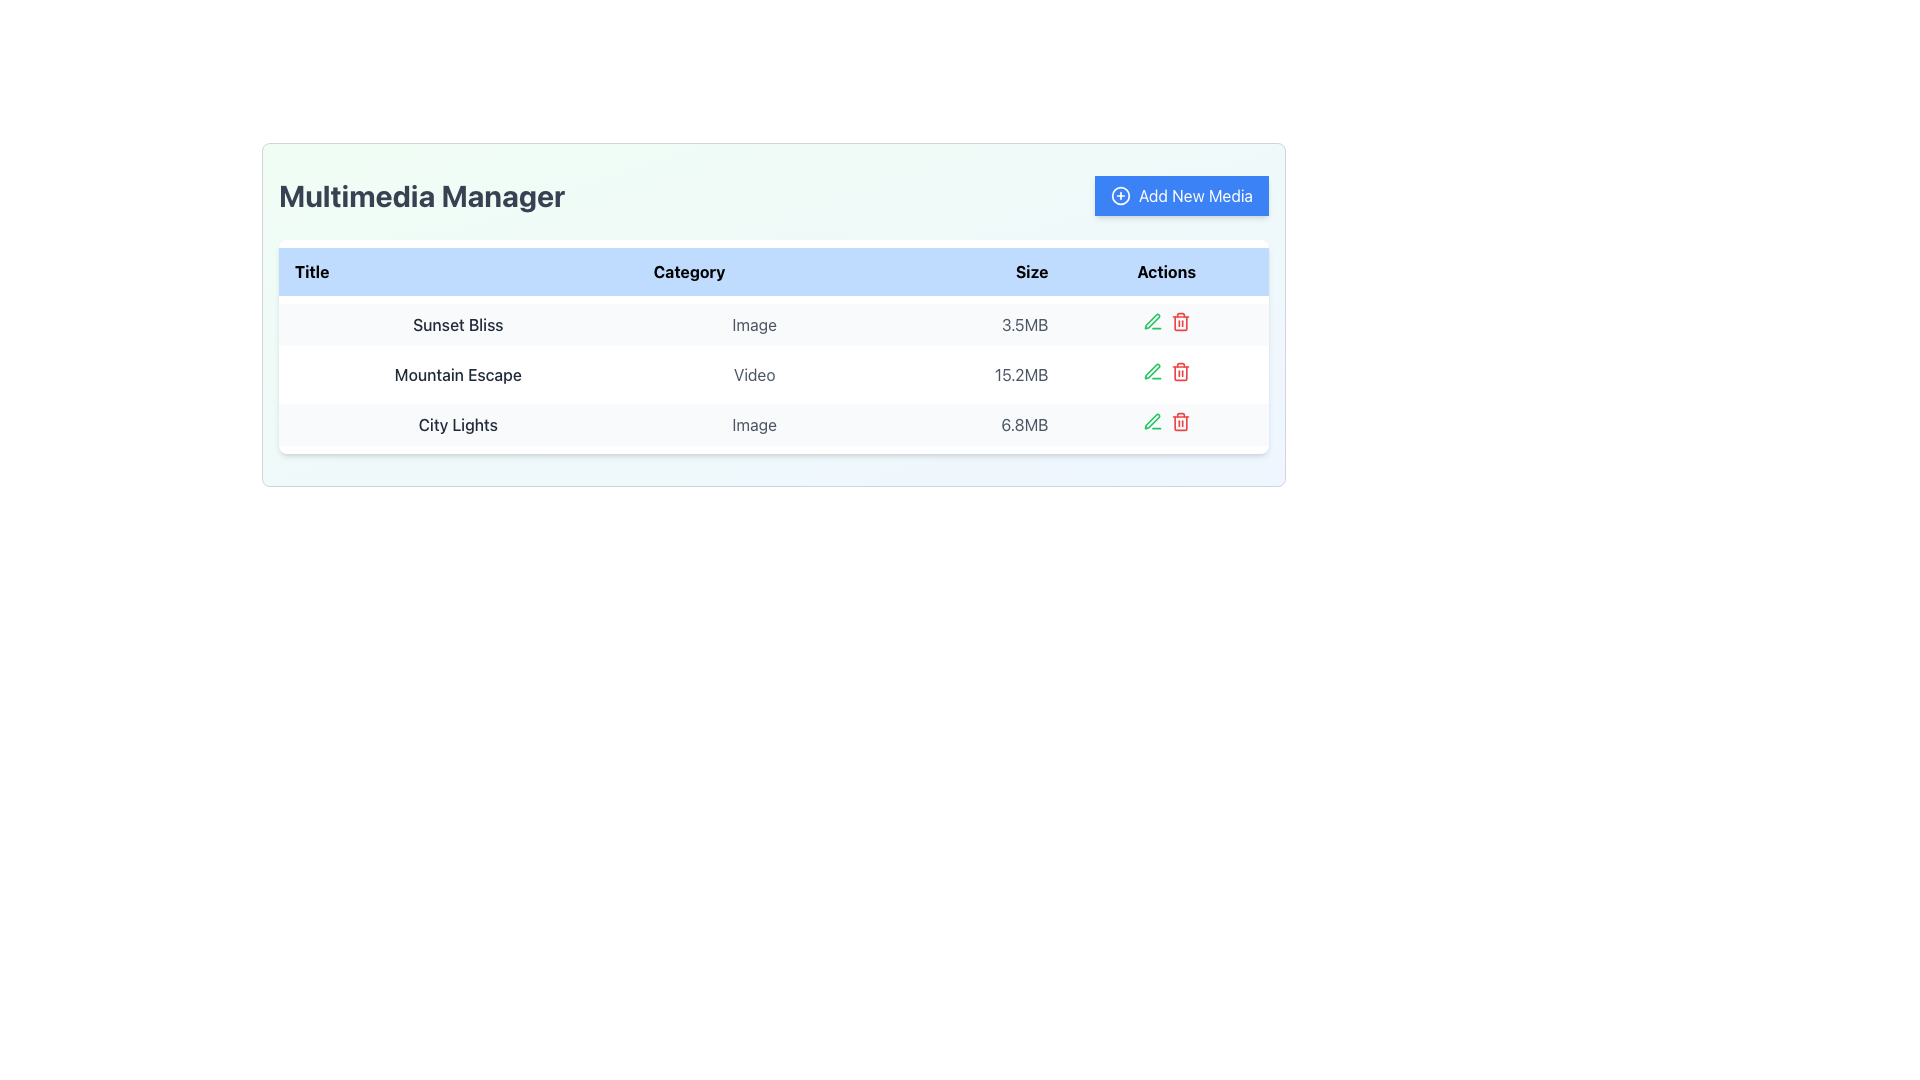 This screenshot has width=1920, height=1080. I want to click on the non-interactive label in the 'Category' column of the table on the 'City Lights' row to indicate the category of the corresponding media item, so click(753, 423).